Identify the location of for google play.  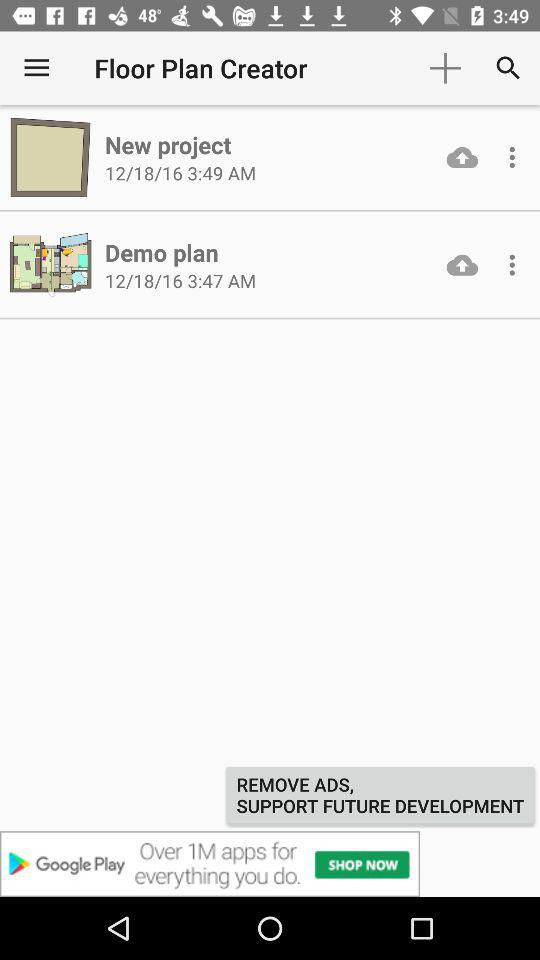
(270, 863).